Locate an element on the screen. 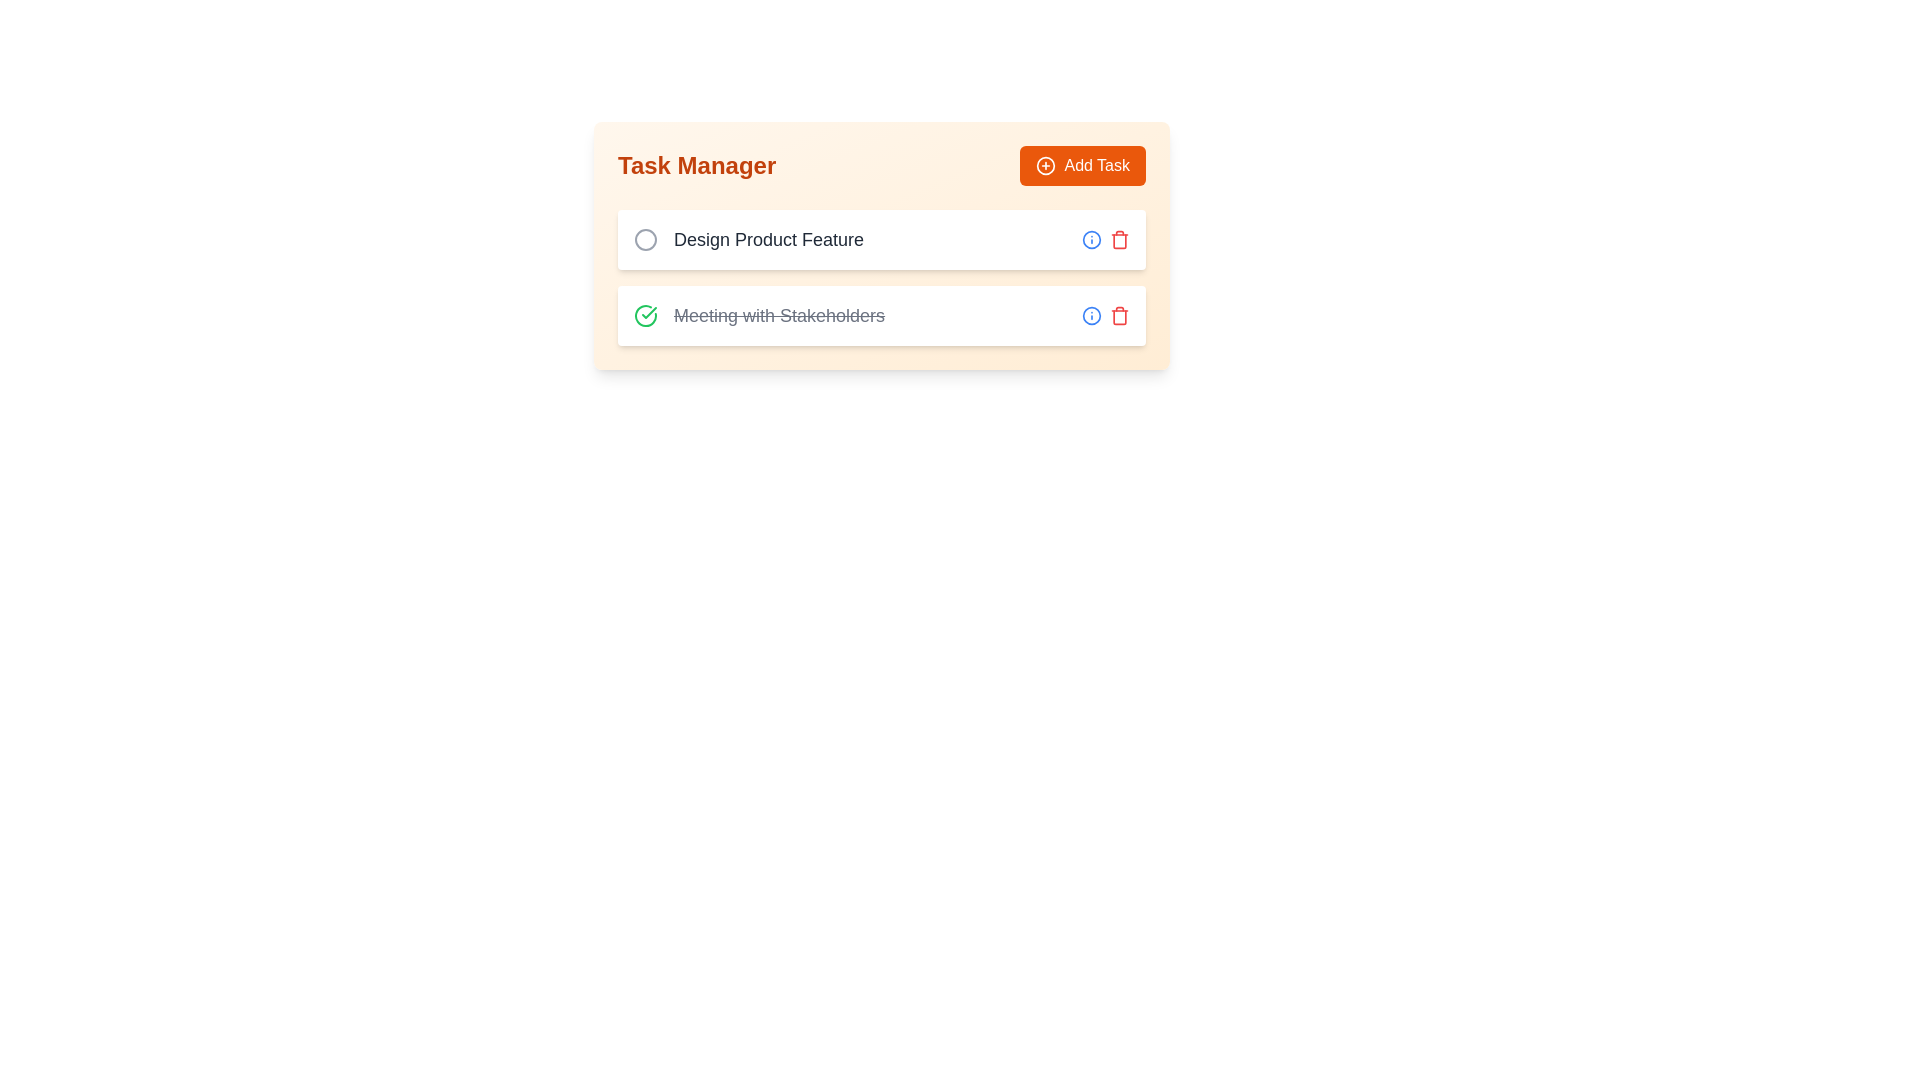  the red trash bin icon button, which is the rightmost element in the second list item of the task list component is located at coordinates (1118, 238).